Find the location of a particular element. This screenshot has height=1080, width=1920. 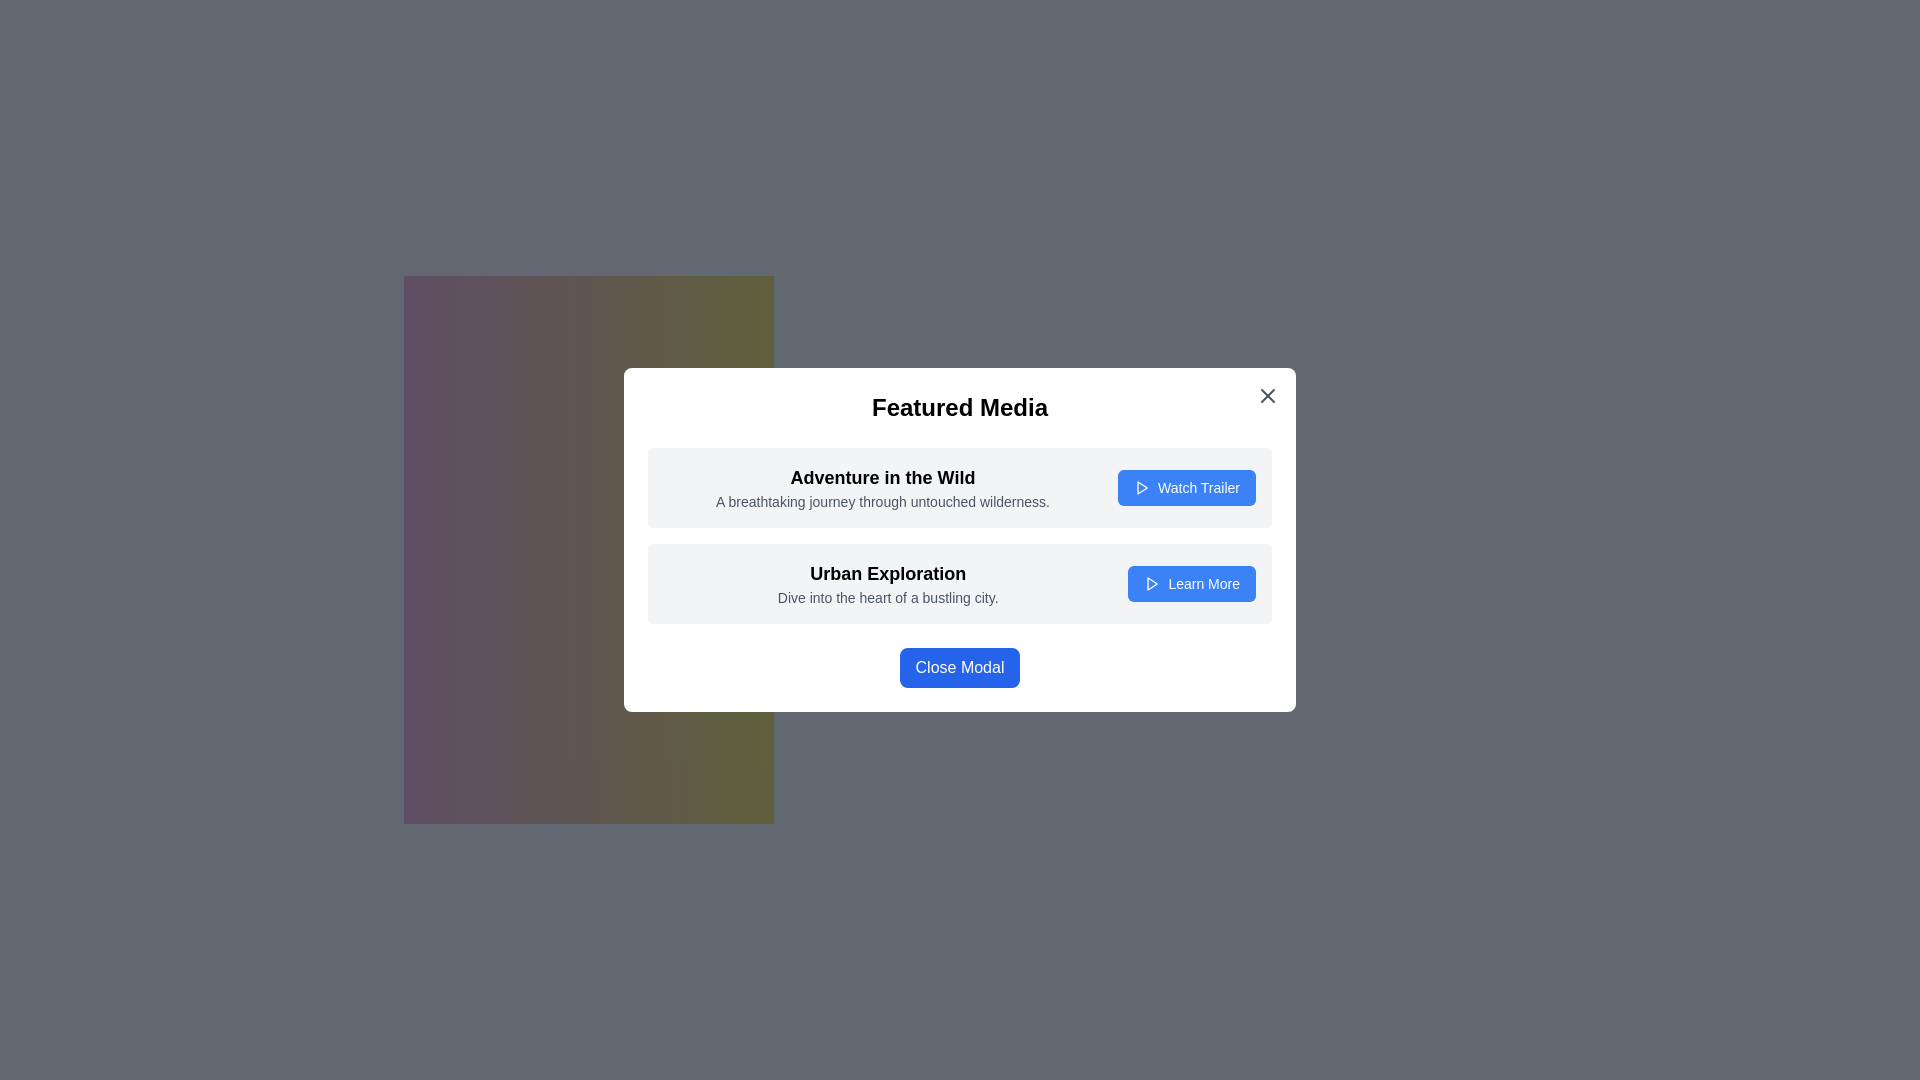

the blue rectangular button labeled 'Watch Trailer' is located at coordinates (1199, 488).